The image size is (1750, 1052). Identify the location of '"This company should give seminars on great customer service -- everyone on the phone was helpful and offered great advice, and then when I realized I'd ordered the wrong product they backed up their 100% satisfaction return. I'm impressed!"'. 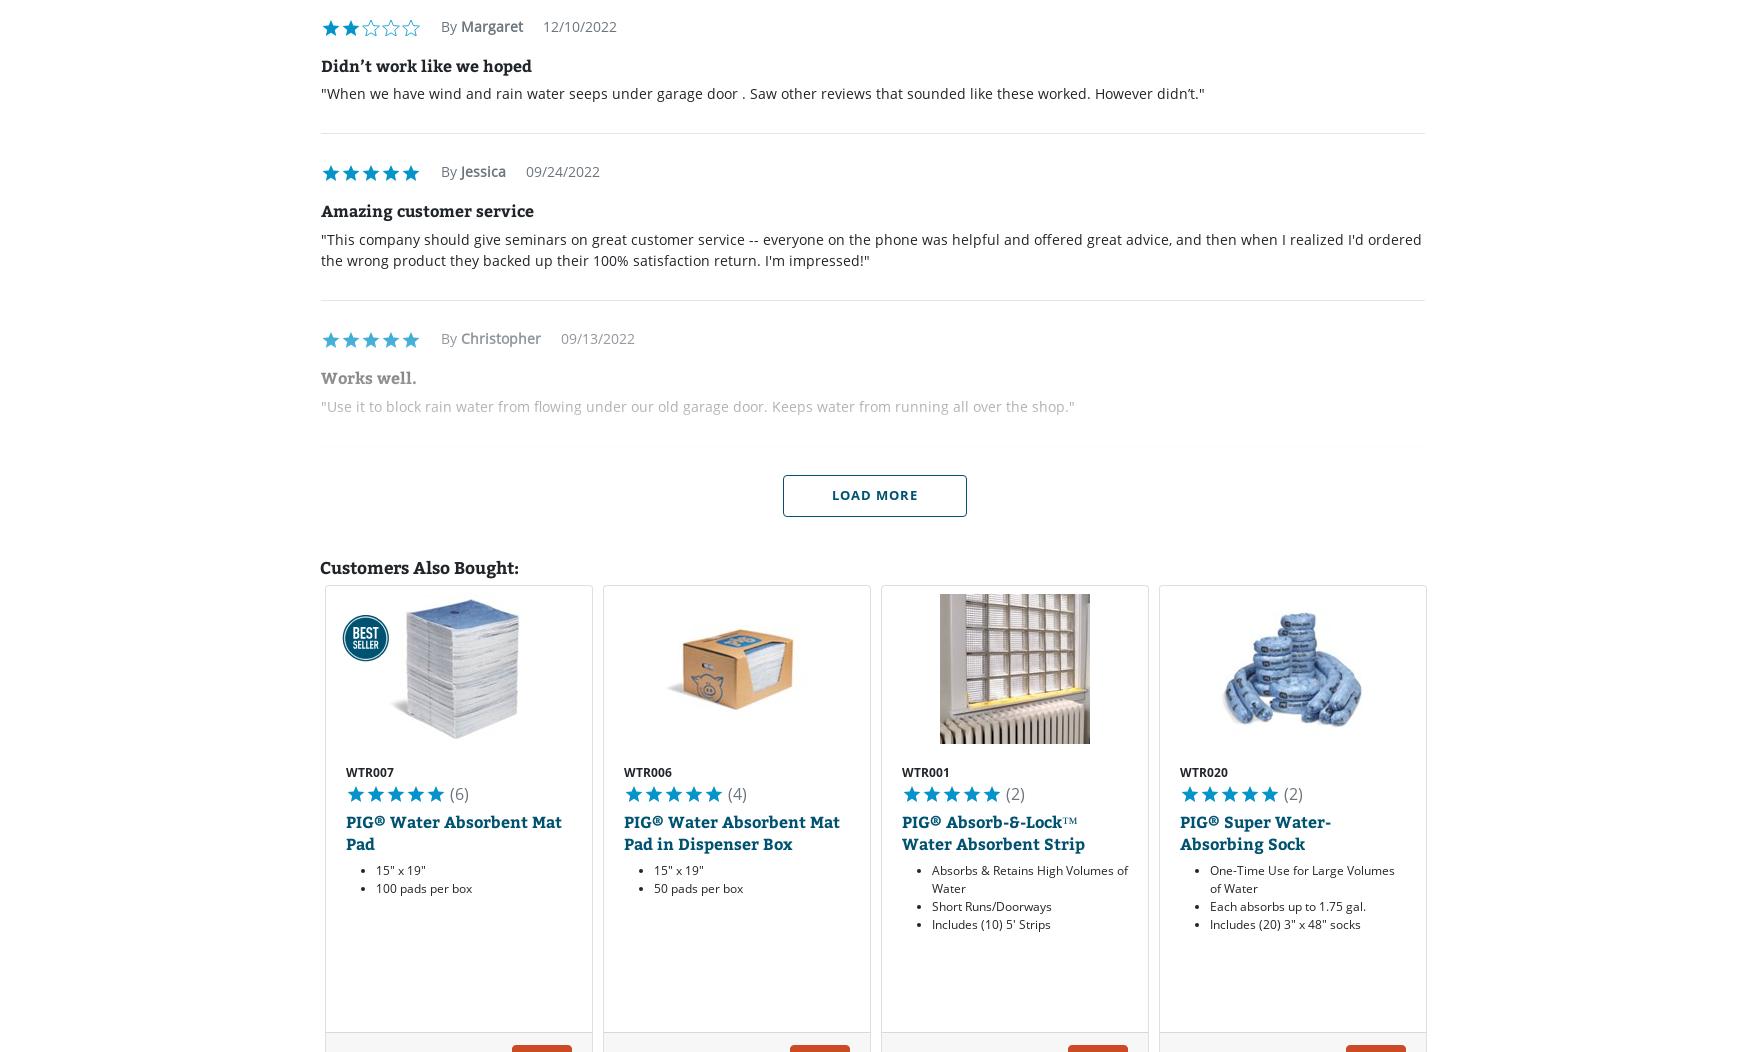
(871, 248).